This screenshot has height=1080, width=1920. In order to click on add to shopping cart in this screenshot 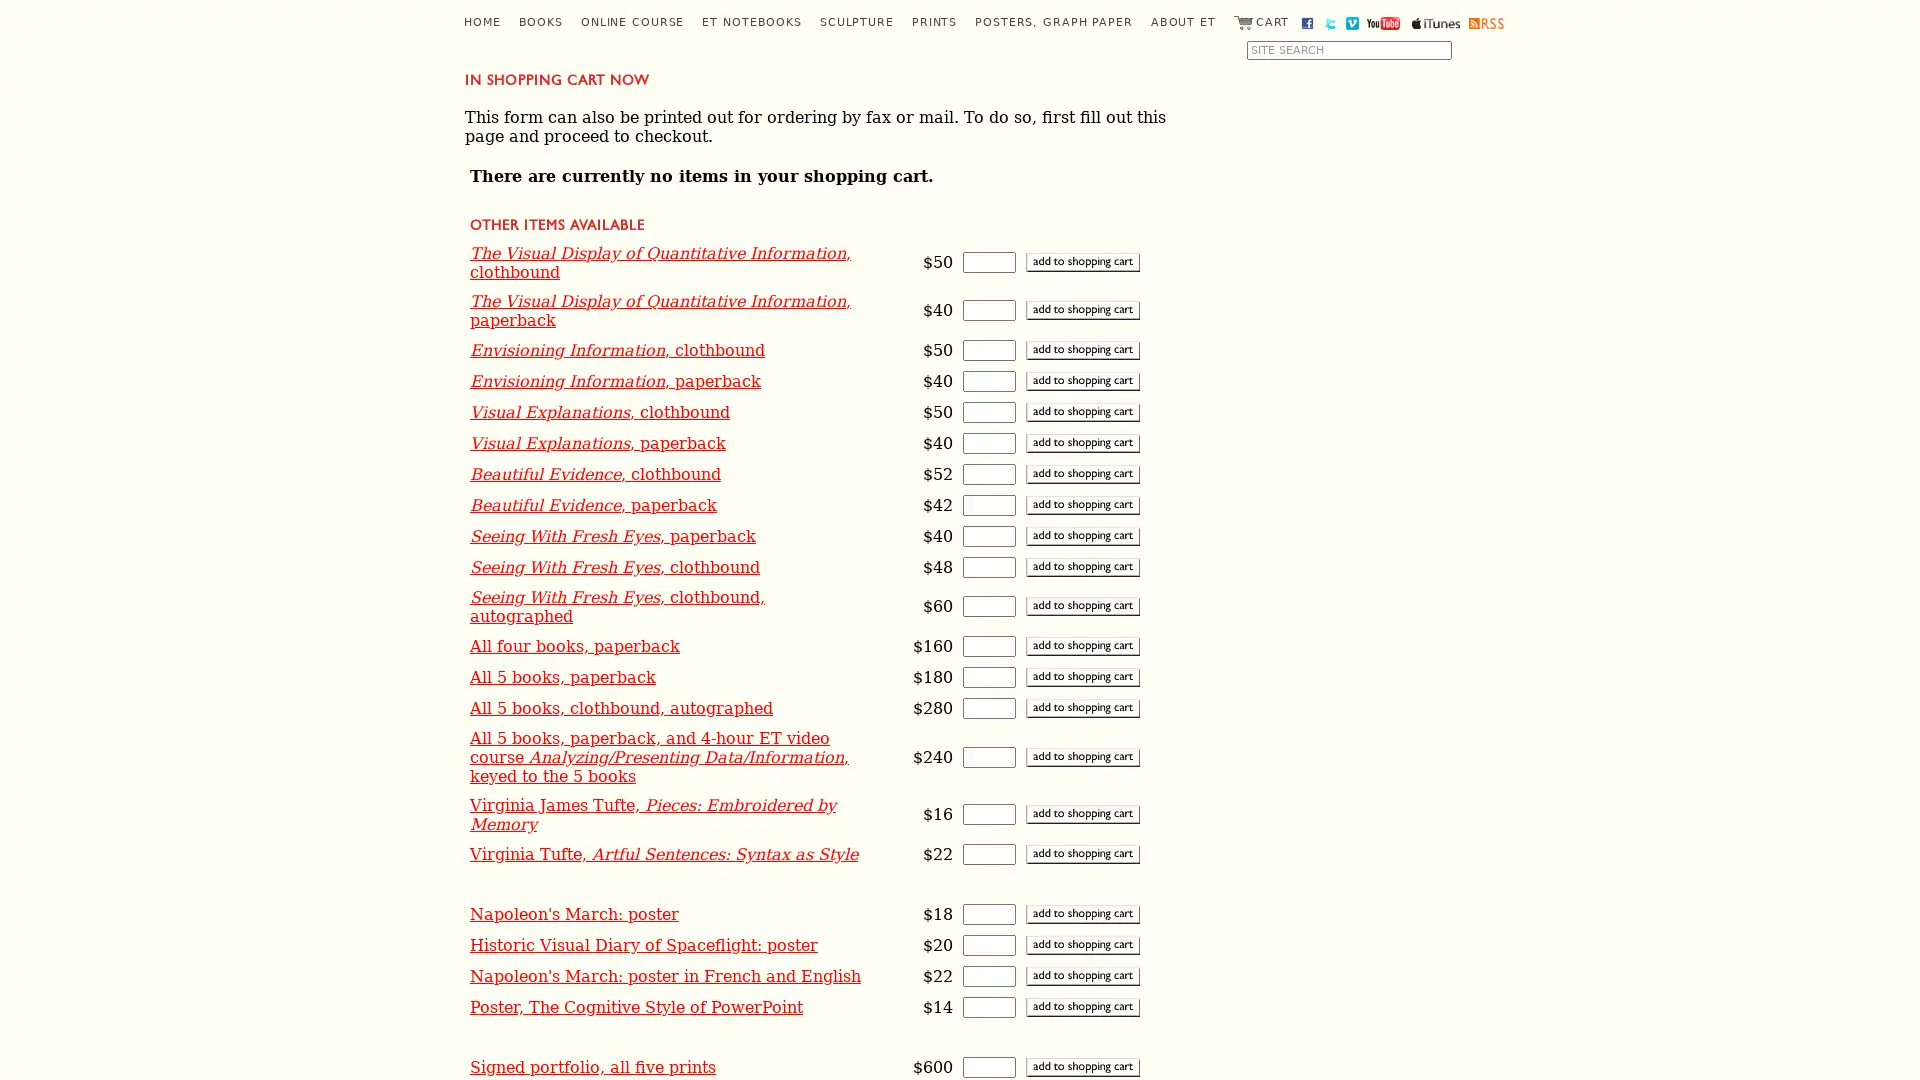, I will do `click(1082, 380)`.